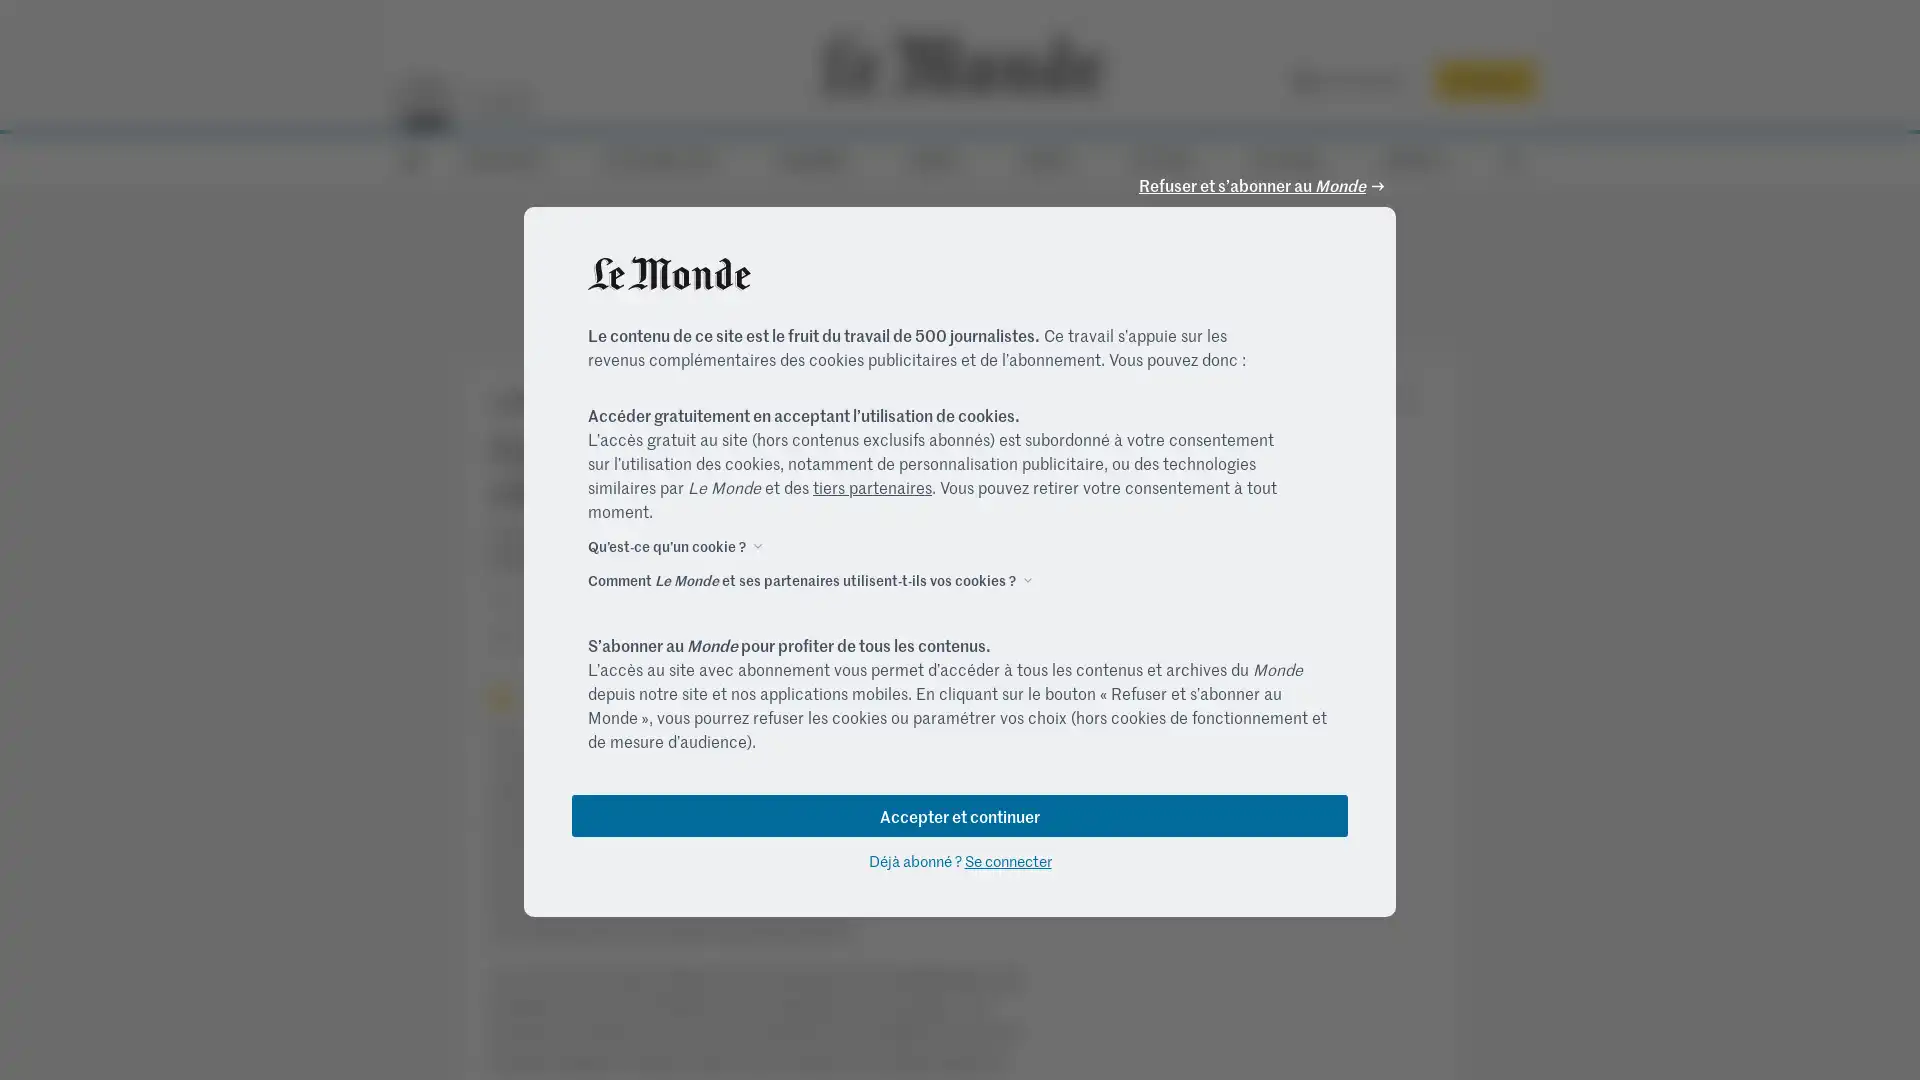 The height and width of the screenshot is (1080, 1920). Describe the element at coordinates (1054, 158) in the screenshot. I see `DEBATS` at that location.